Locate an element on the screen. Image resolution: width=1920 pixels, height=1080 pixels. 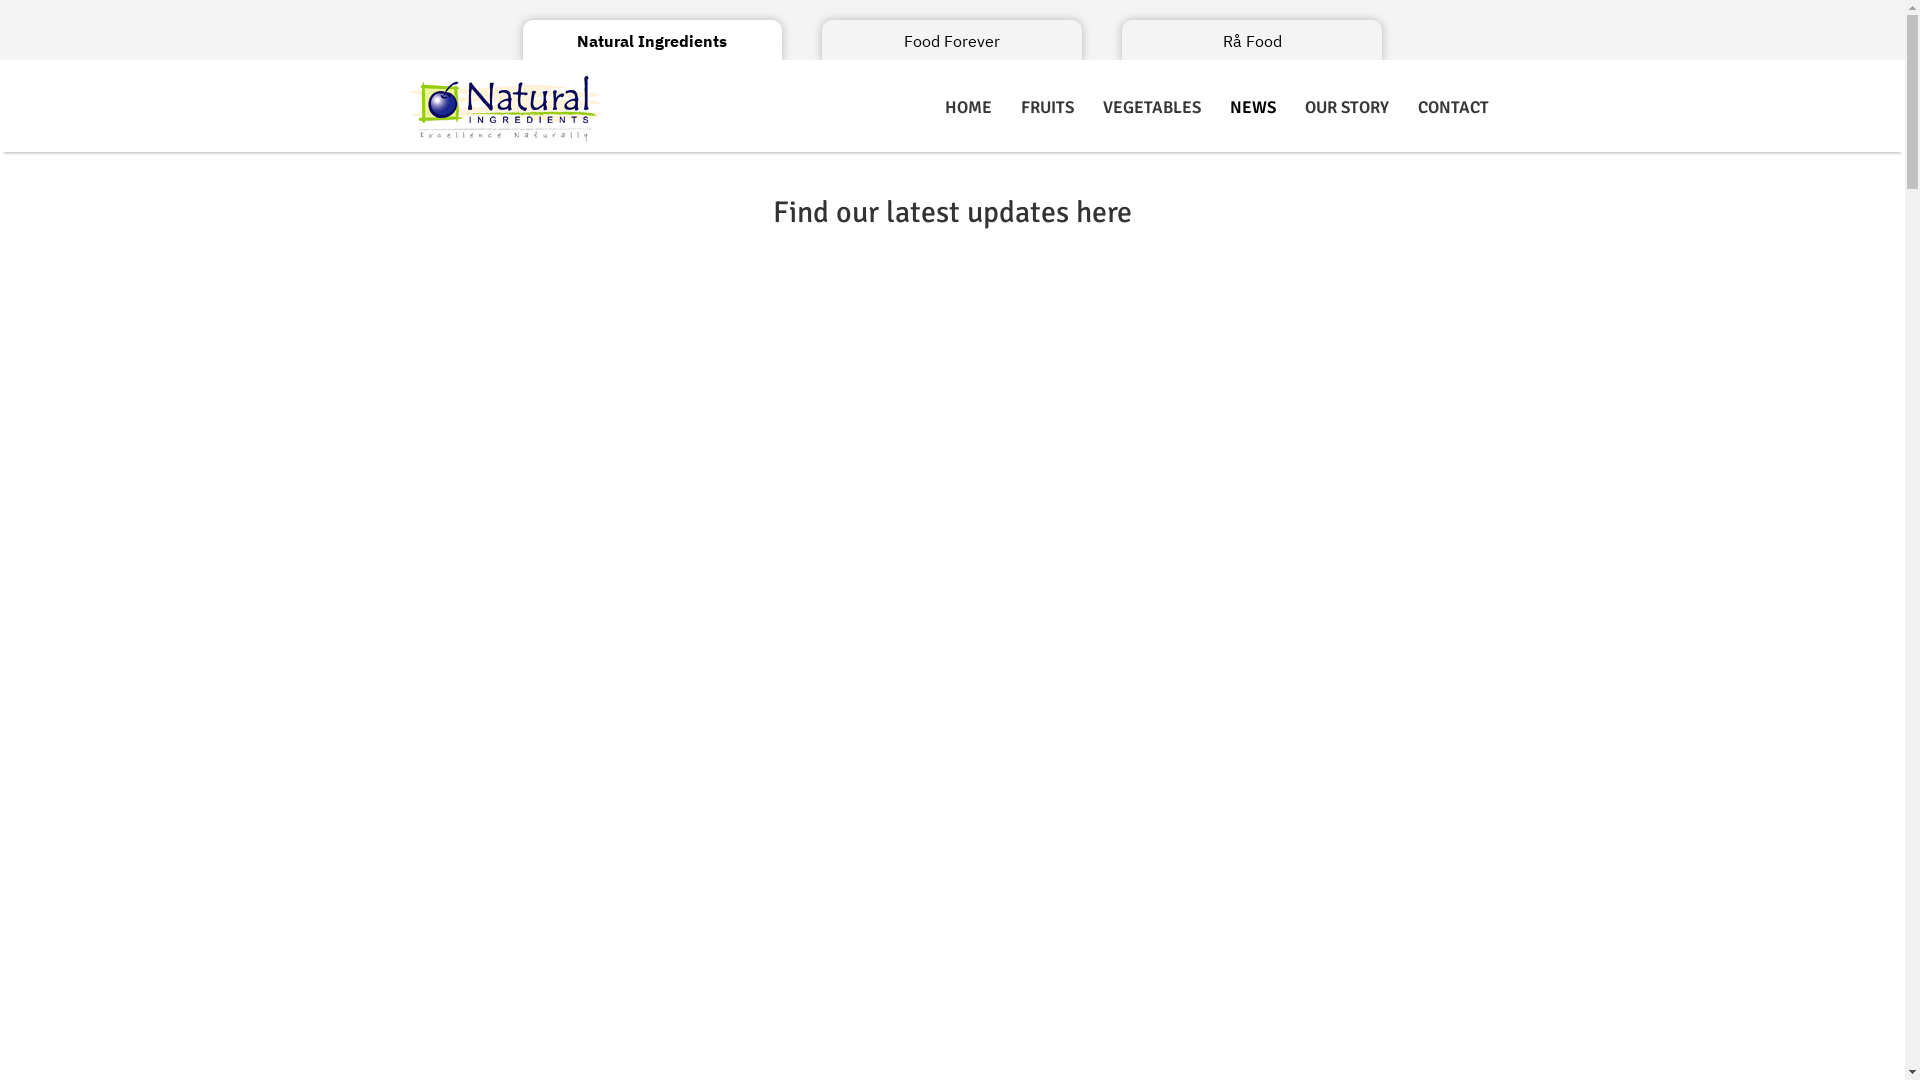
'Food Forever' is located at coordinates (950, 41).